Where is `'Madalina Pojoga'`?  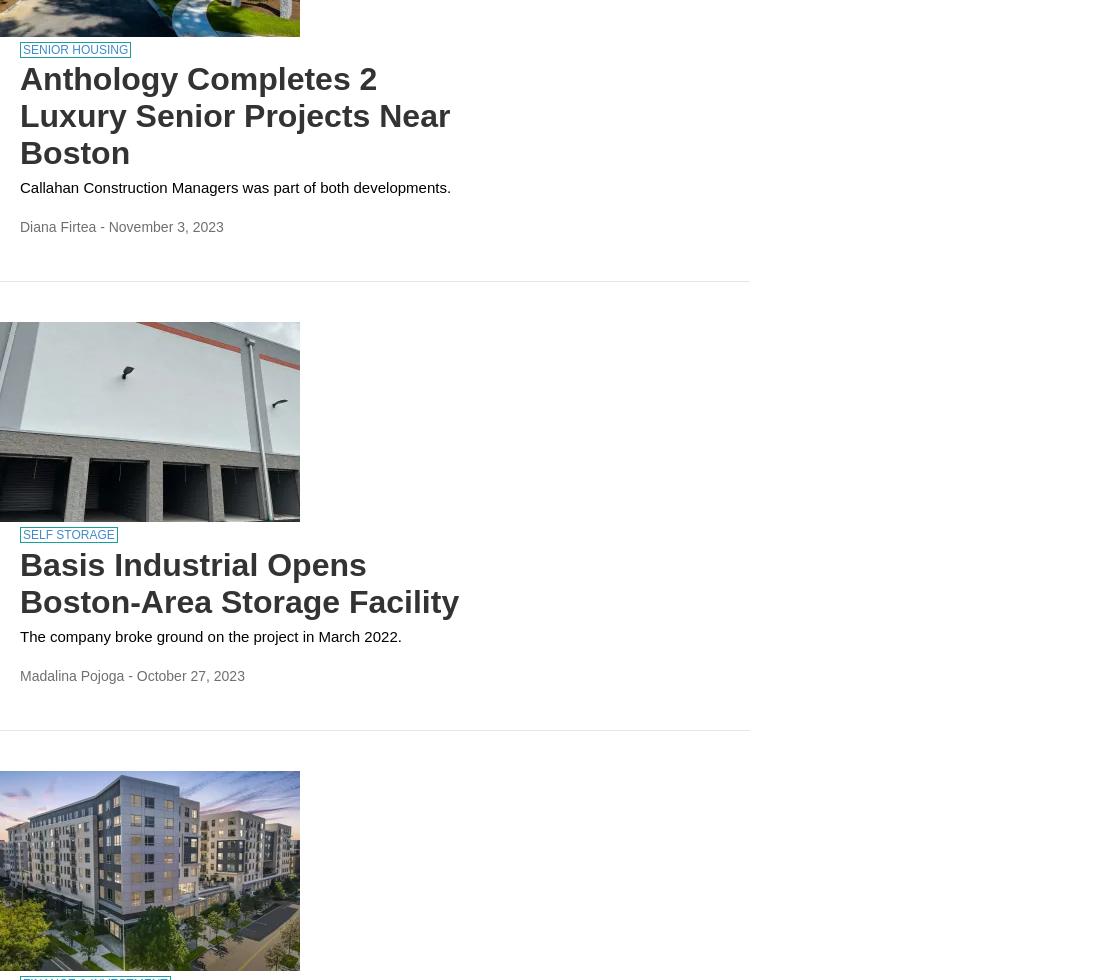 'Madalina Pojoga' is located at coordinates (19, 676).